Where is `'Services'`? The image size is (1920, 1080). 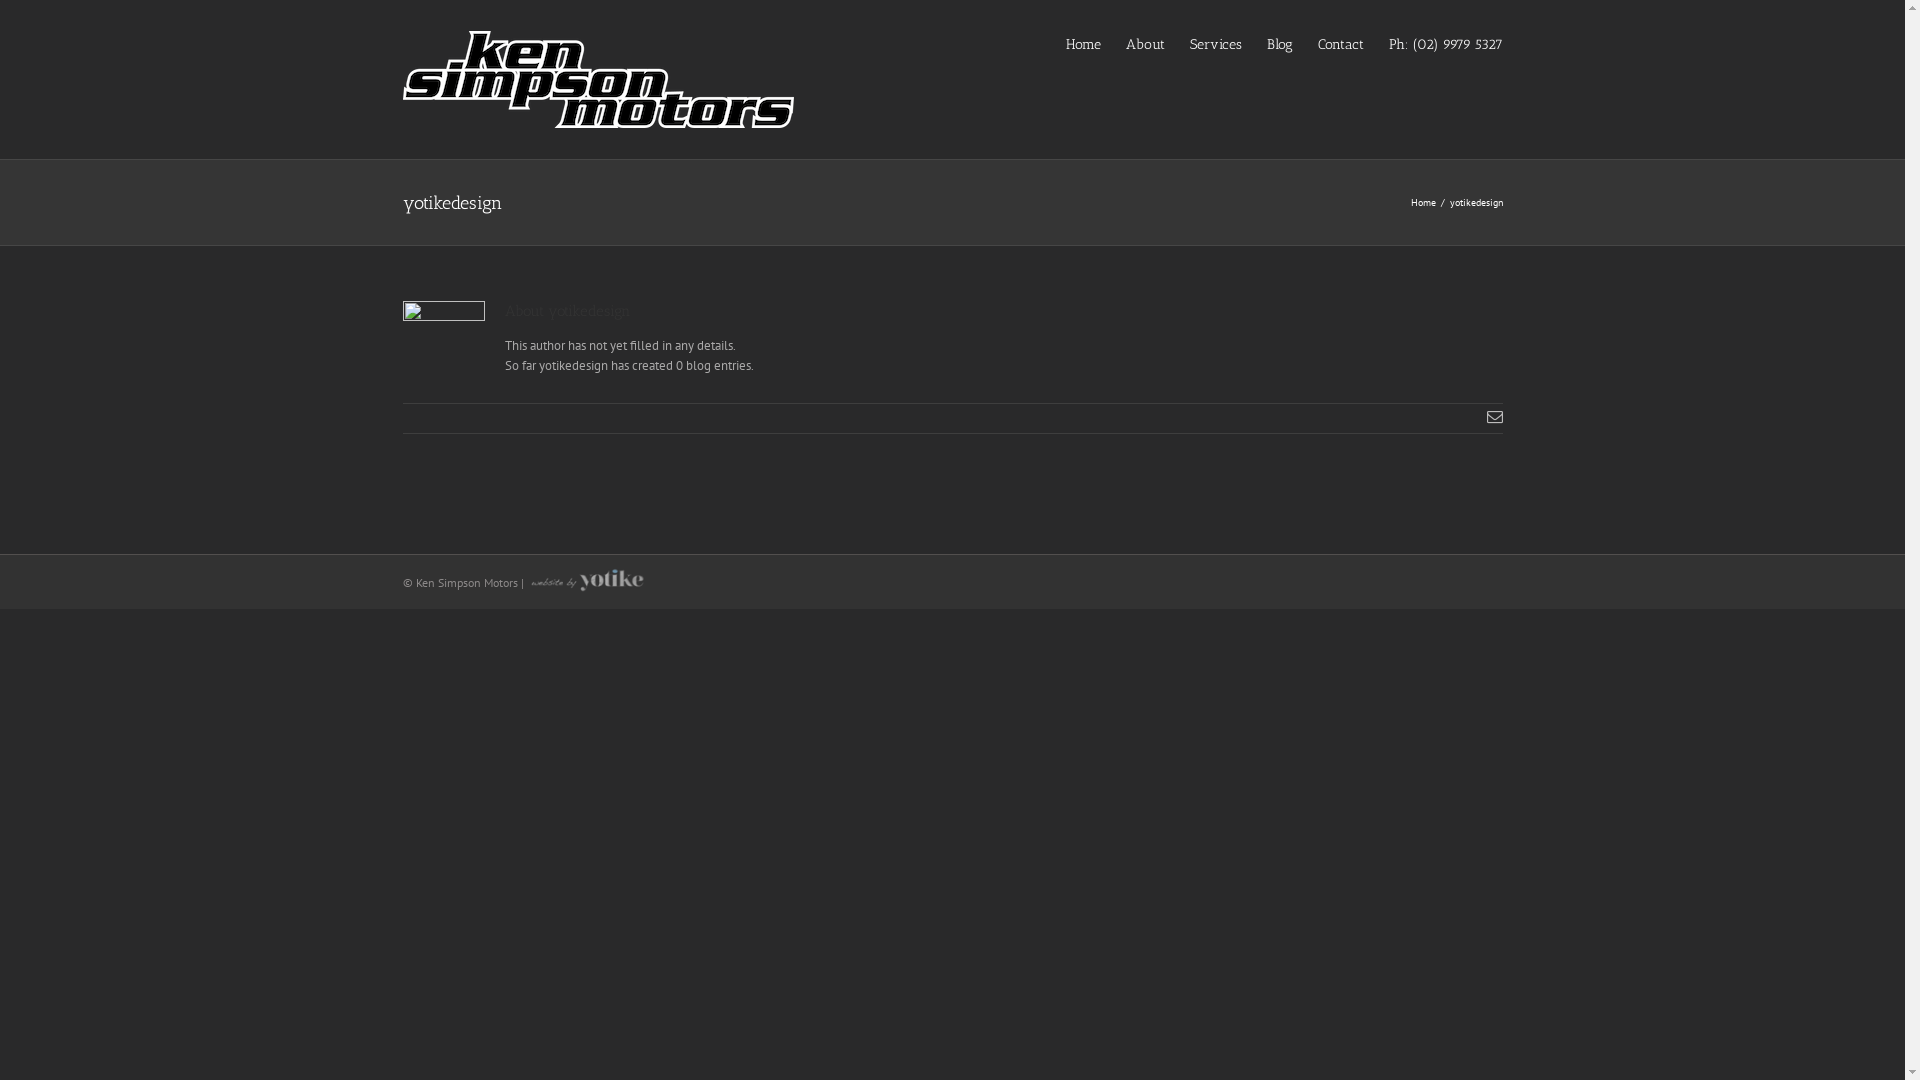 'Services' is located at coordinates (1214, 42).